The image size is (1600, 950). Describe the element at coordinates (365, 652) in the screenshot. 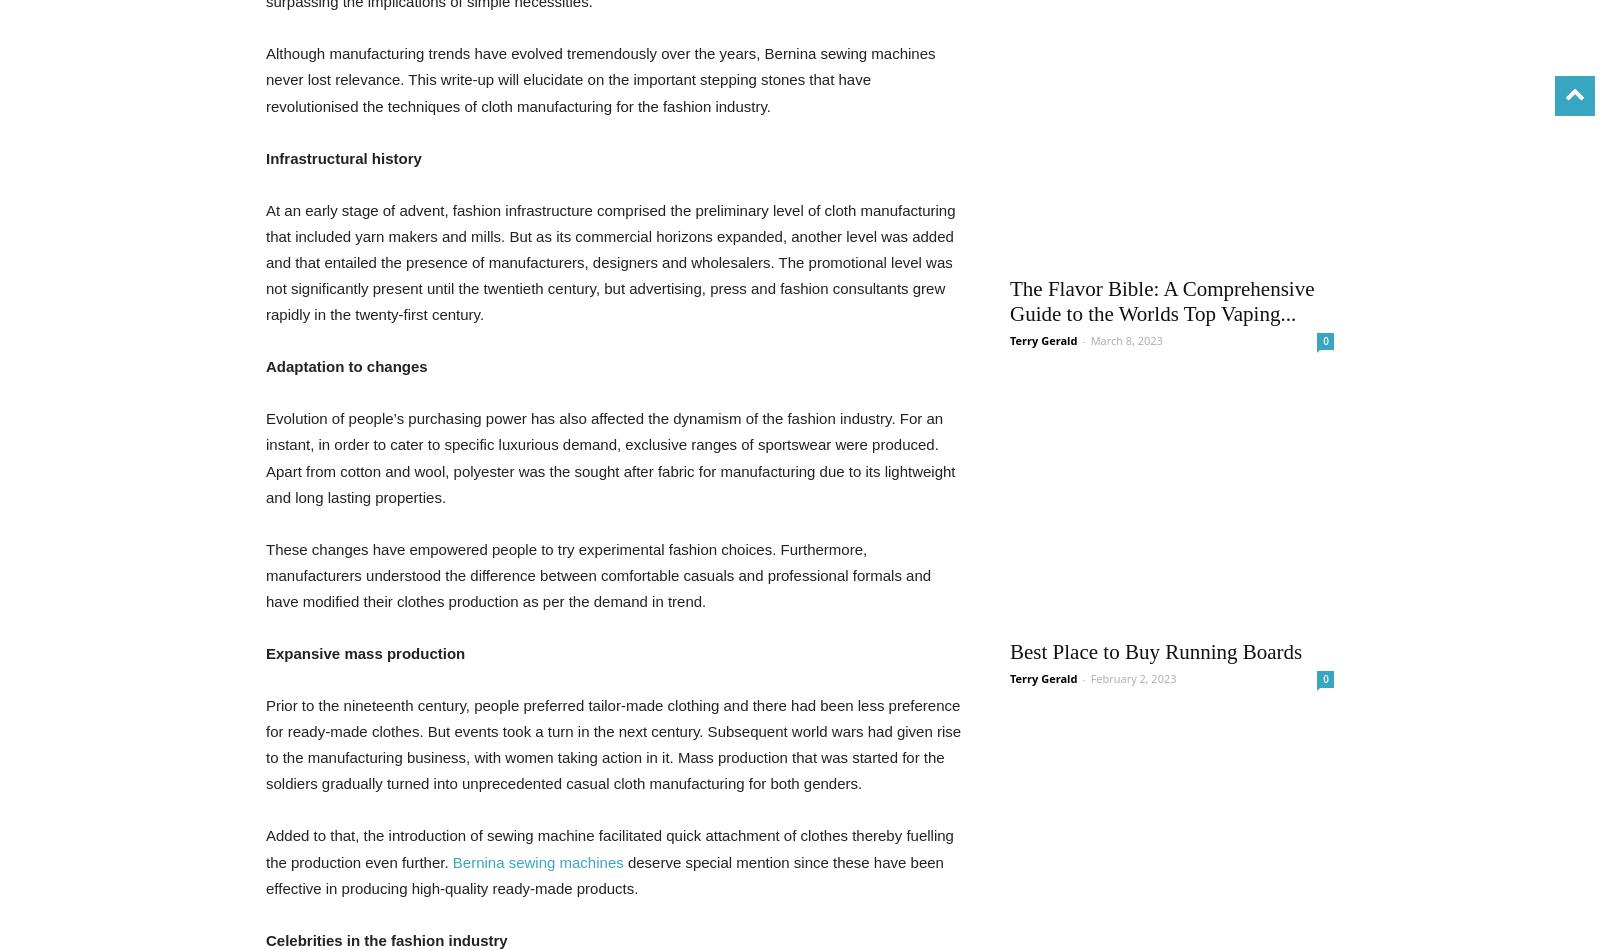

I see `'Expansive mass production'` at that location.